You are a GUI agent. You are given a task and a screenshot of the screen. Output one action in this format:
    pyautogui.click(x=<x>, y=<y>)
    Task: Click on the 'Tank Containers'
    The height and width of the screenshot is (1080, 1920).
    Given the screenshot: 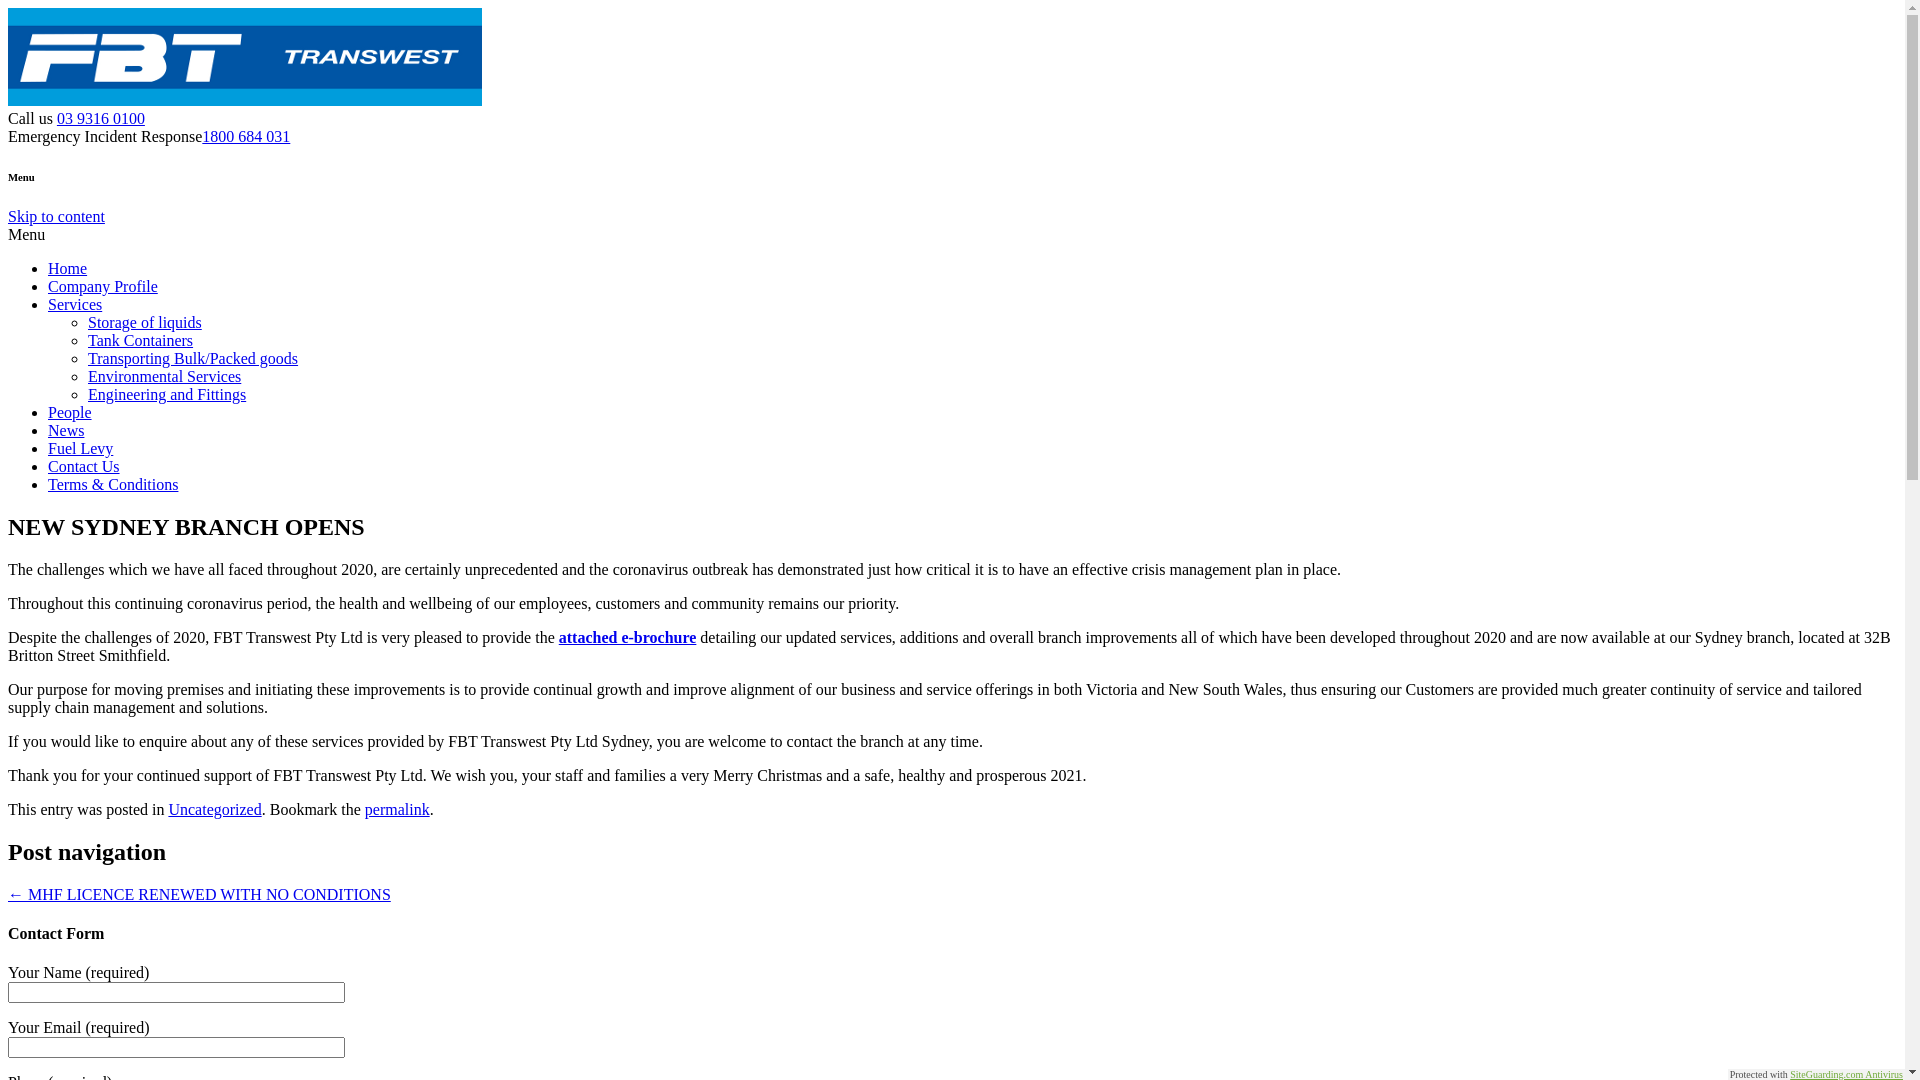 What is the action you would take?
    pyautogui.click(x=139, y=339)
    